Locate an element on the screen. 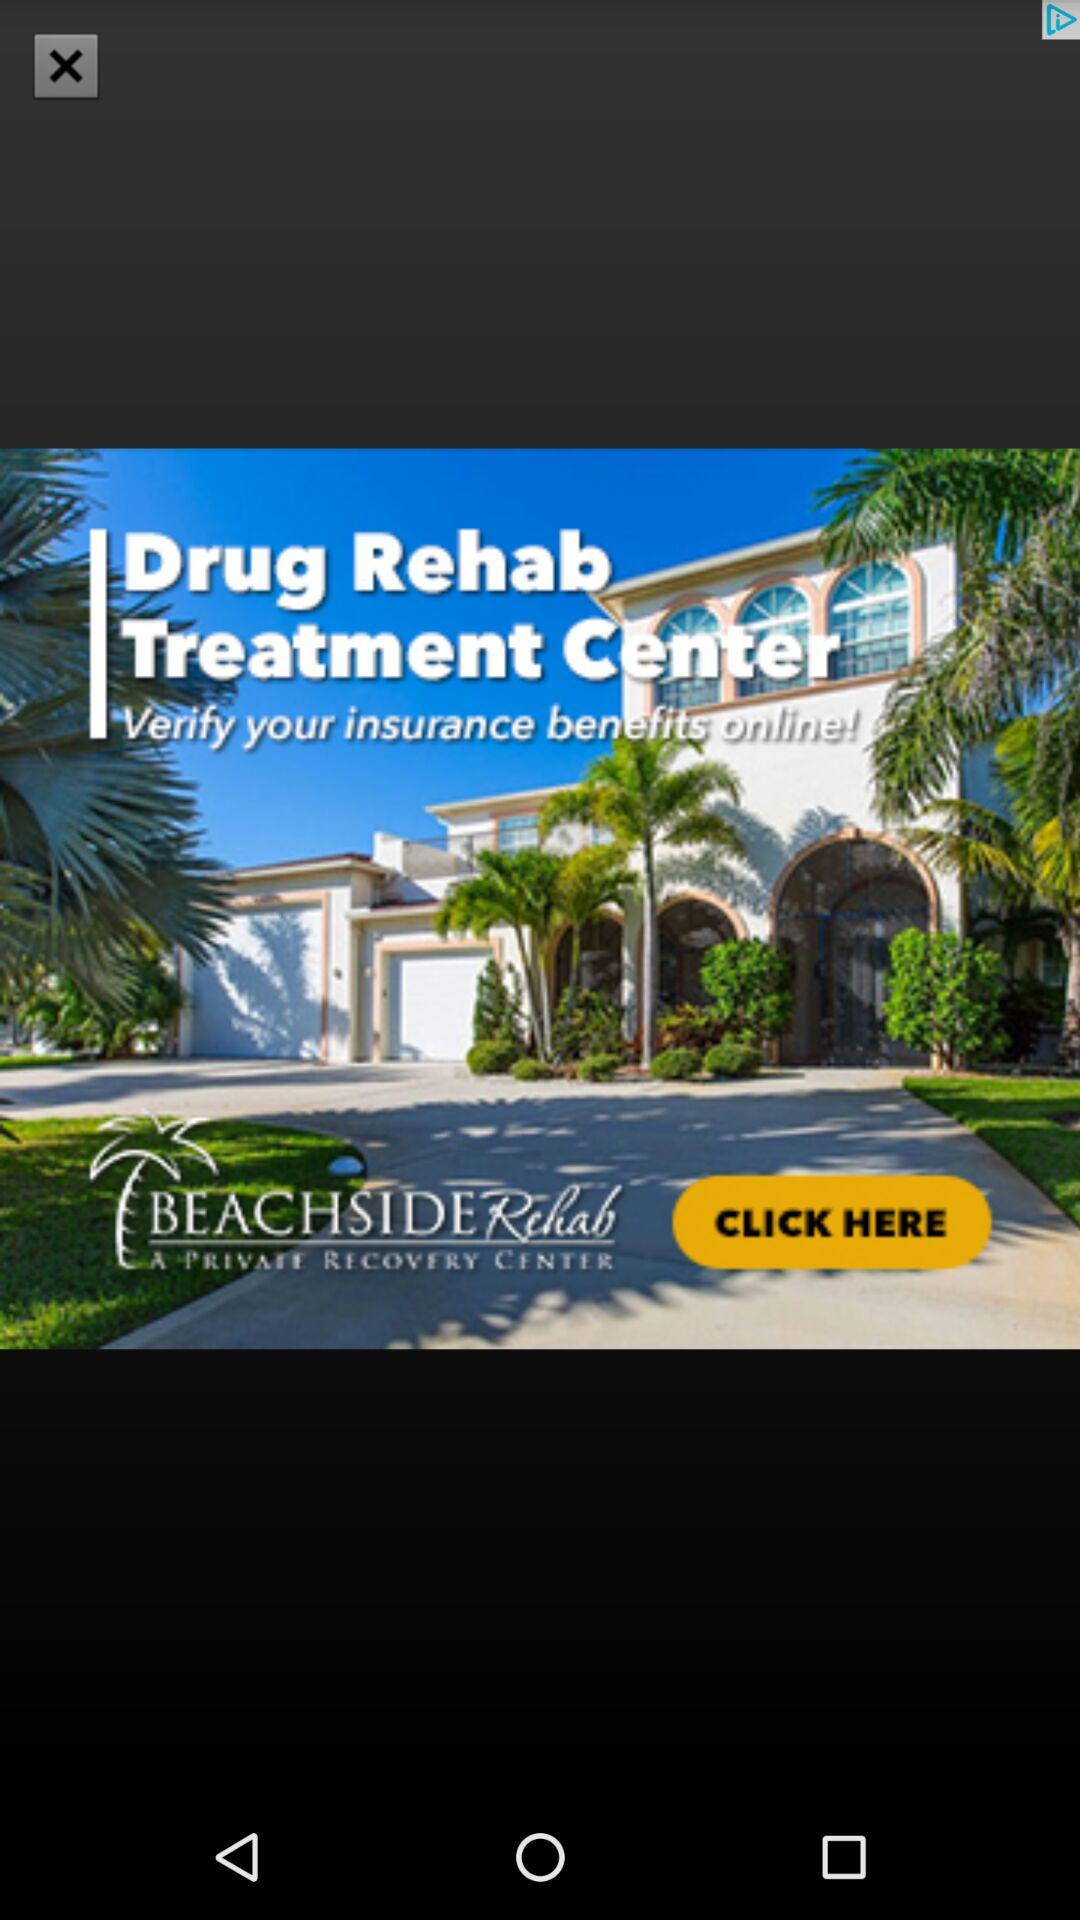 The height and width of the screenshot is (1920, 1080). the close icon is located at coordinates (64, 70).